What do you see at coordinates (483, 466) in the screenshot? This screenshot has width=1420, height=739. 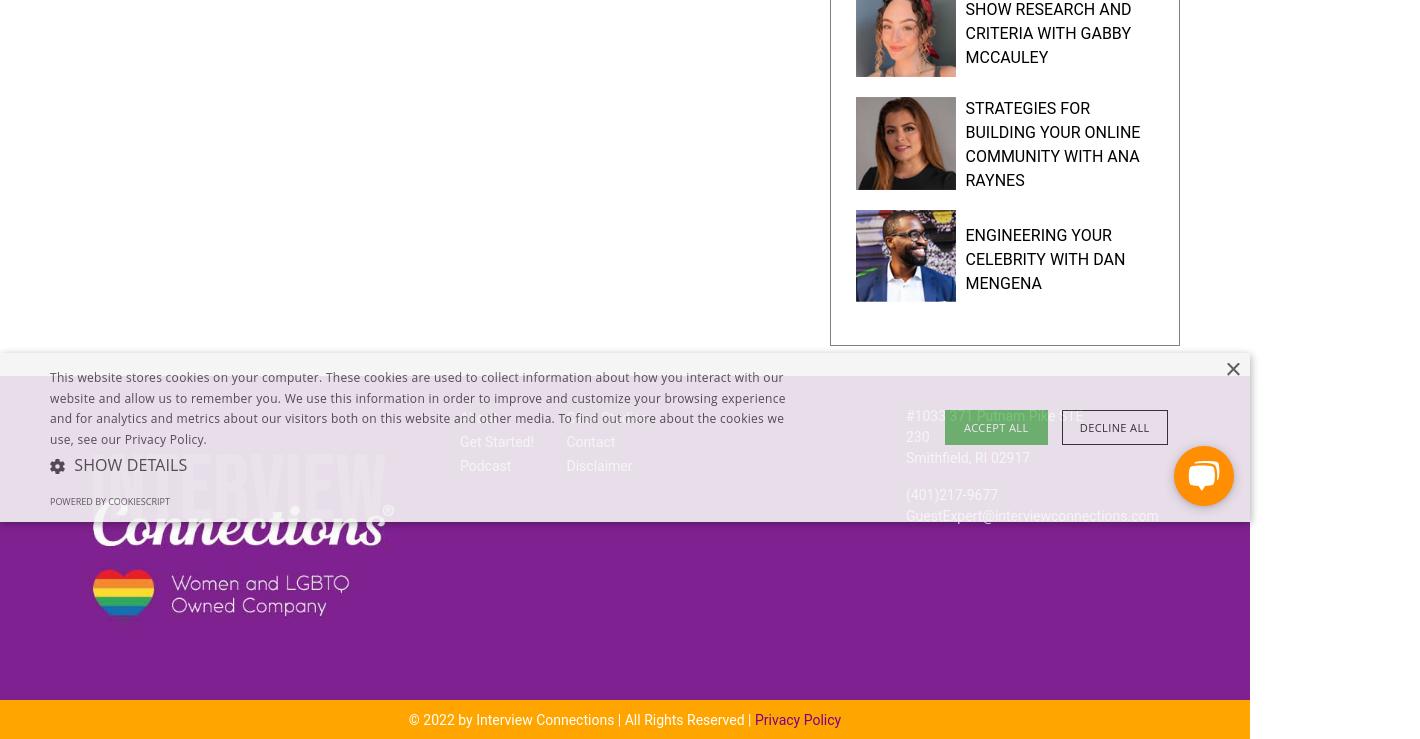 I see `'Podcast'` at bounding box center [483, 466].